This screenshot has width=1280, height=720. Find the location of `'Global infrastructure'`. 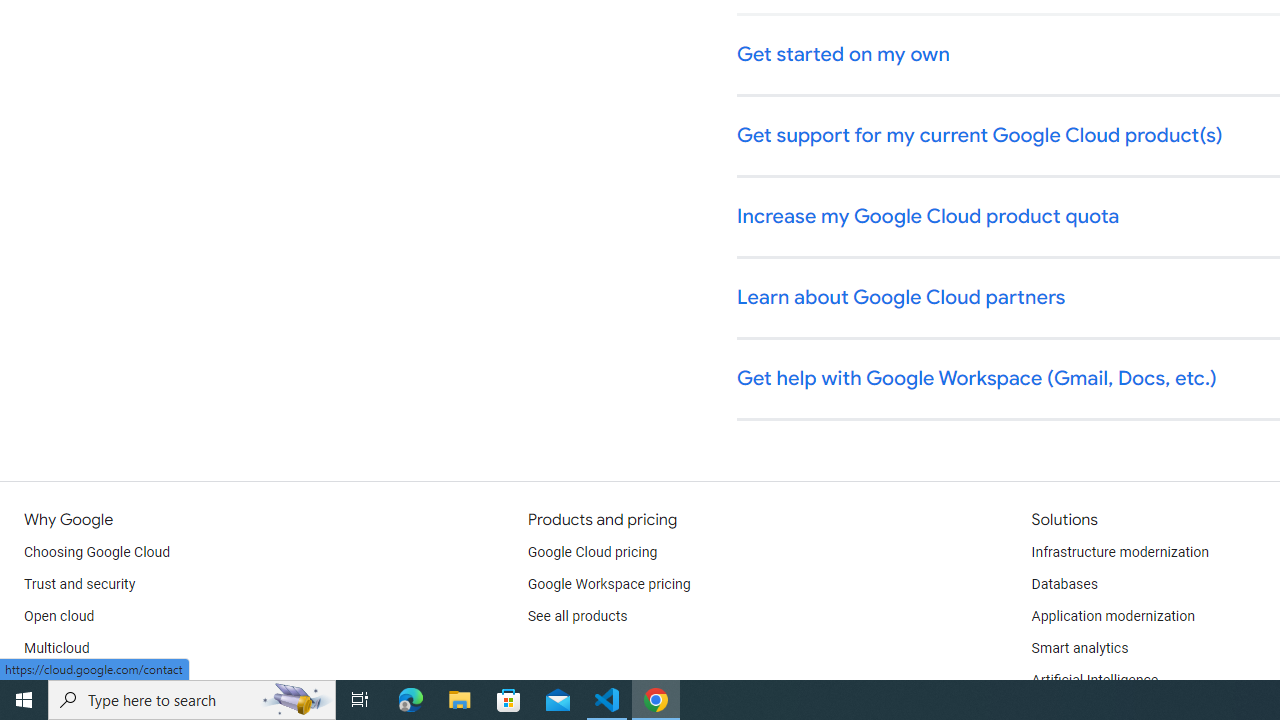

'Global infrastructure' is located at coordinates (87, 680).